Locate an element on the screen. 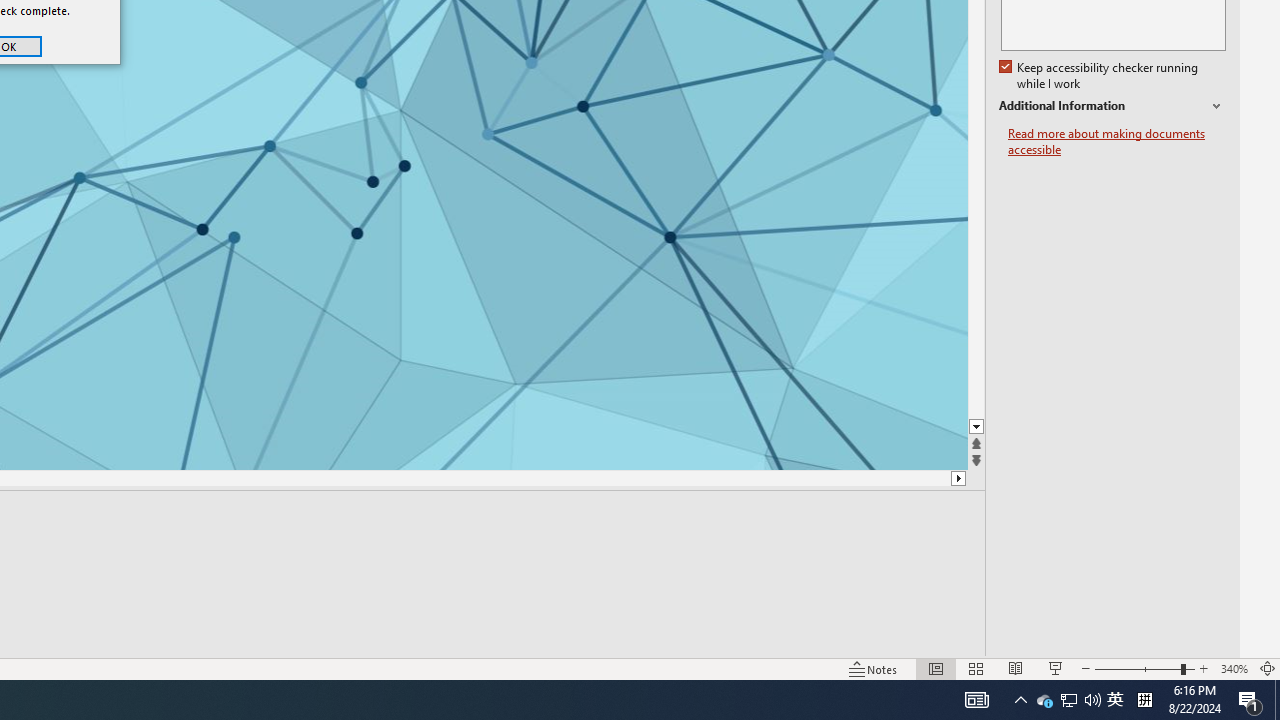 The height and width of the screenshot is (720, 1280). 'Action Center, 1 new notification' is located at coordinates (1233, 669).